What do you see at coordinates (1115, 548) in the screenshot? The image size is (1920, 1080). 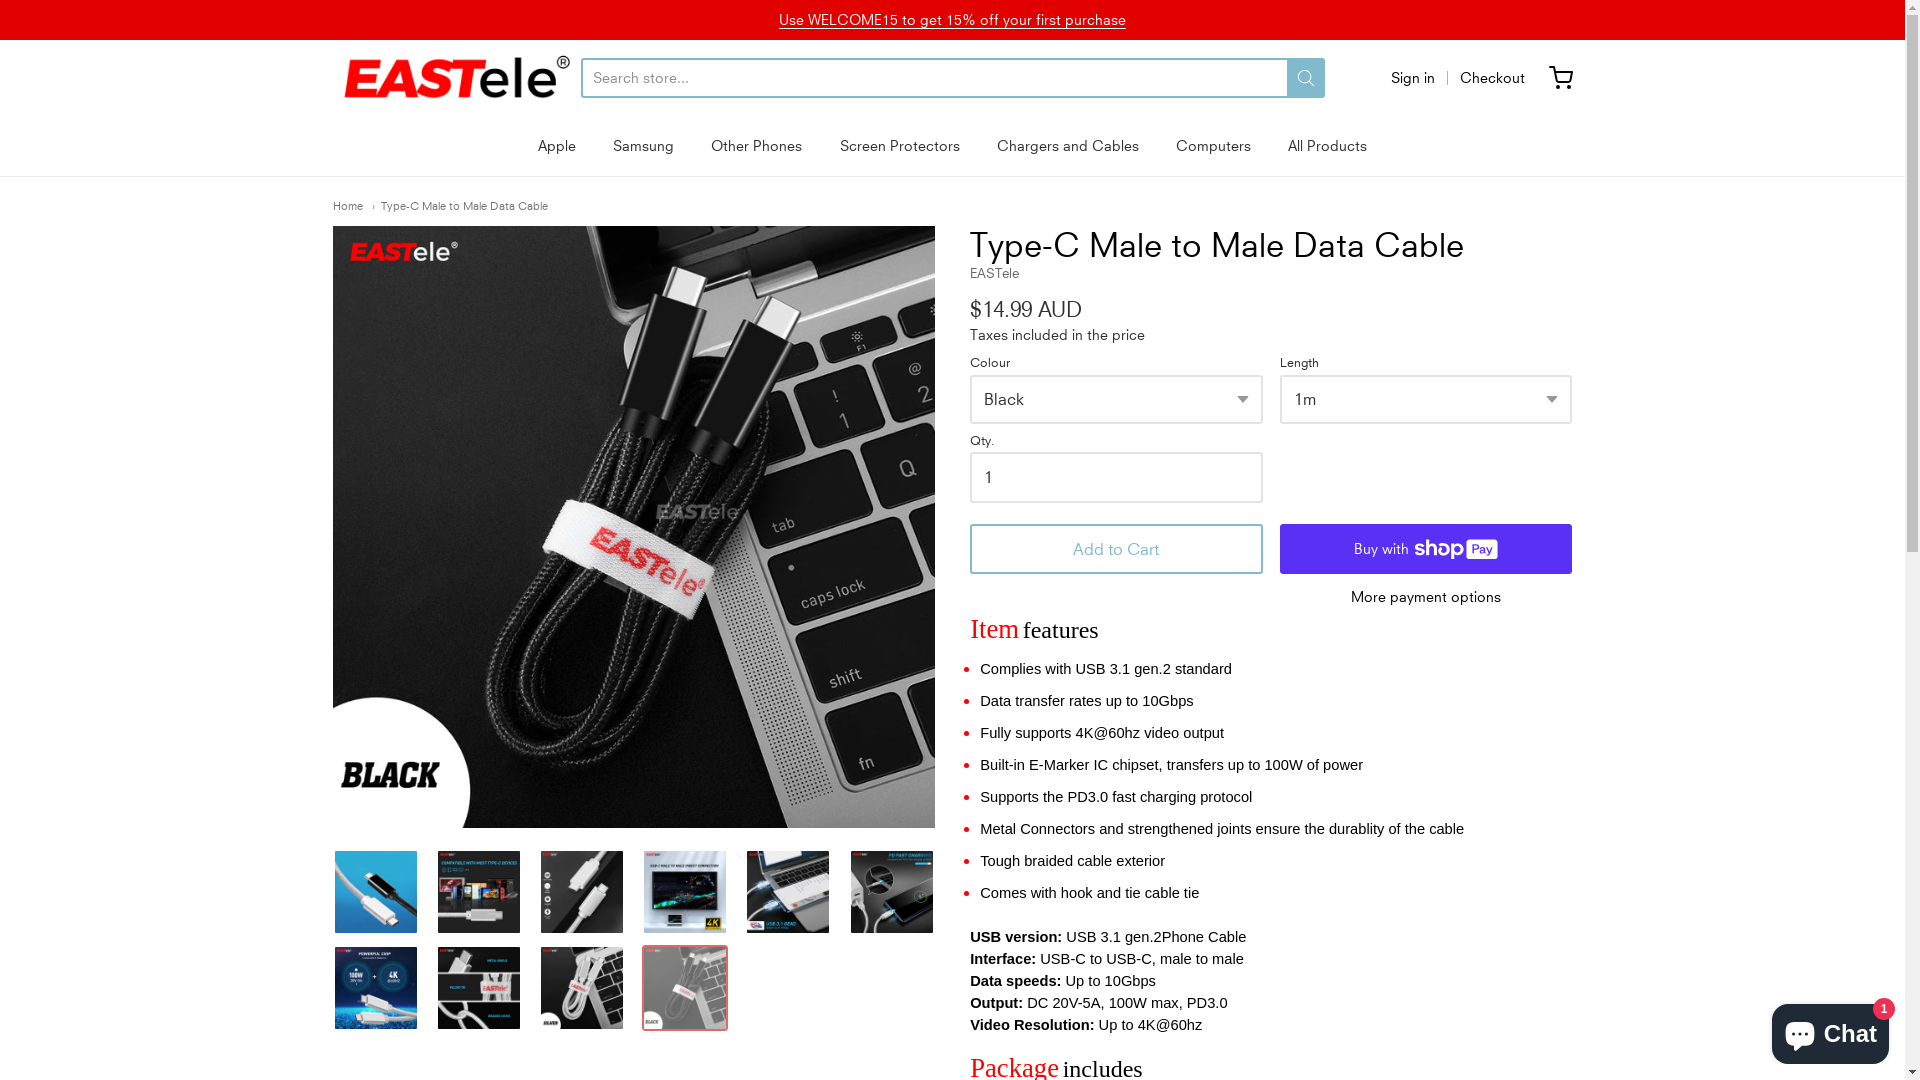 I see `'Add to Cart'` at bounding box center [1115, 548].